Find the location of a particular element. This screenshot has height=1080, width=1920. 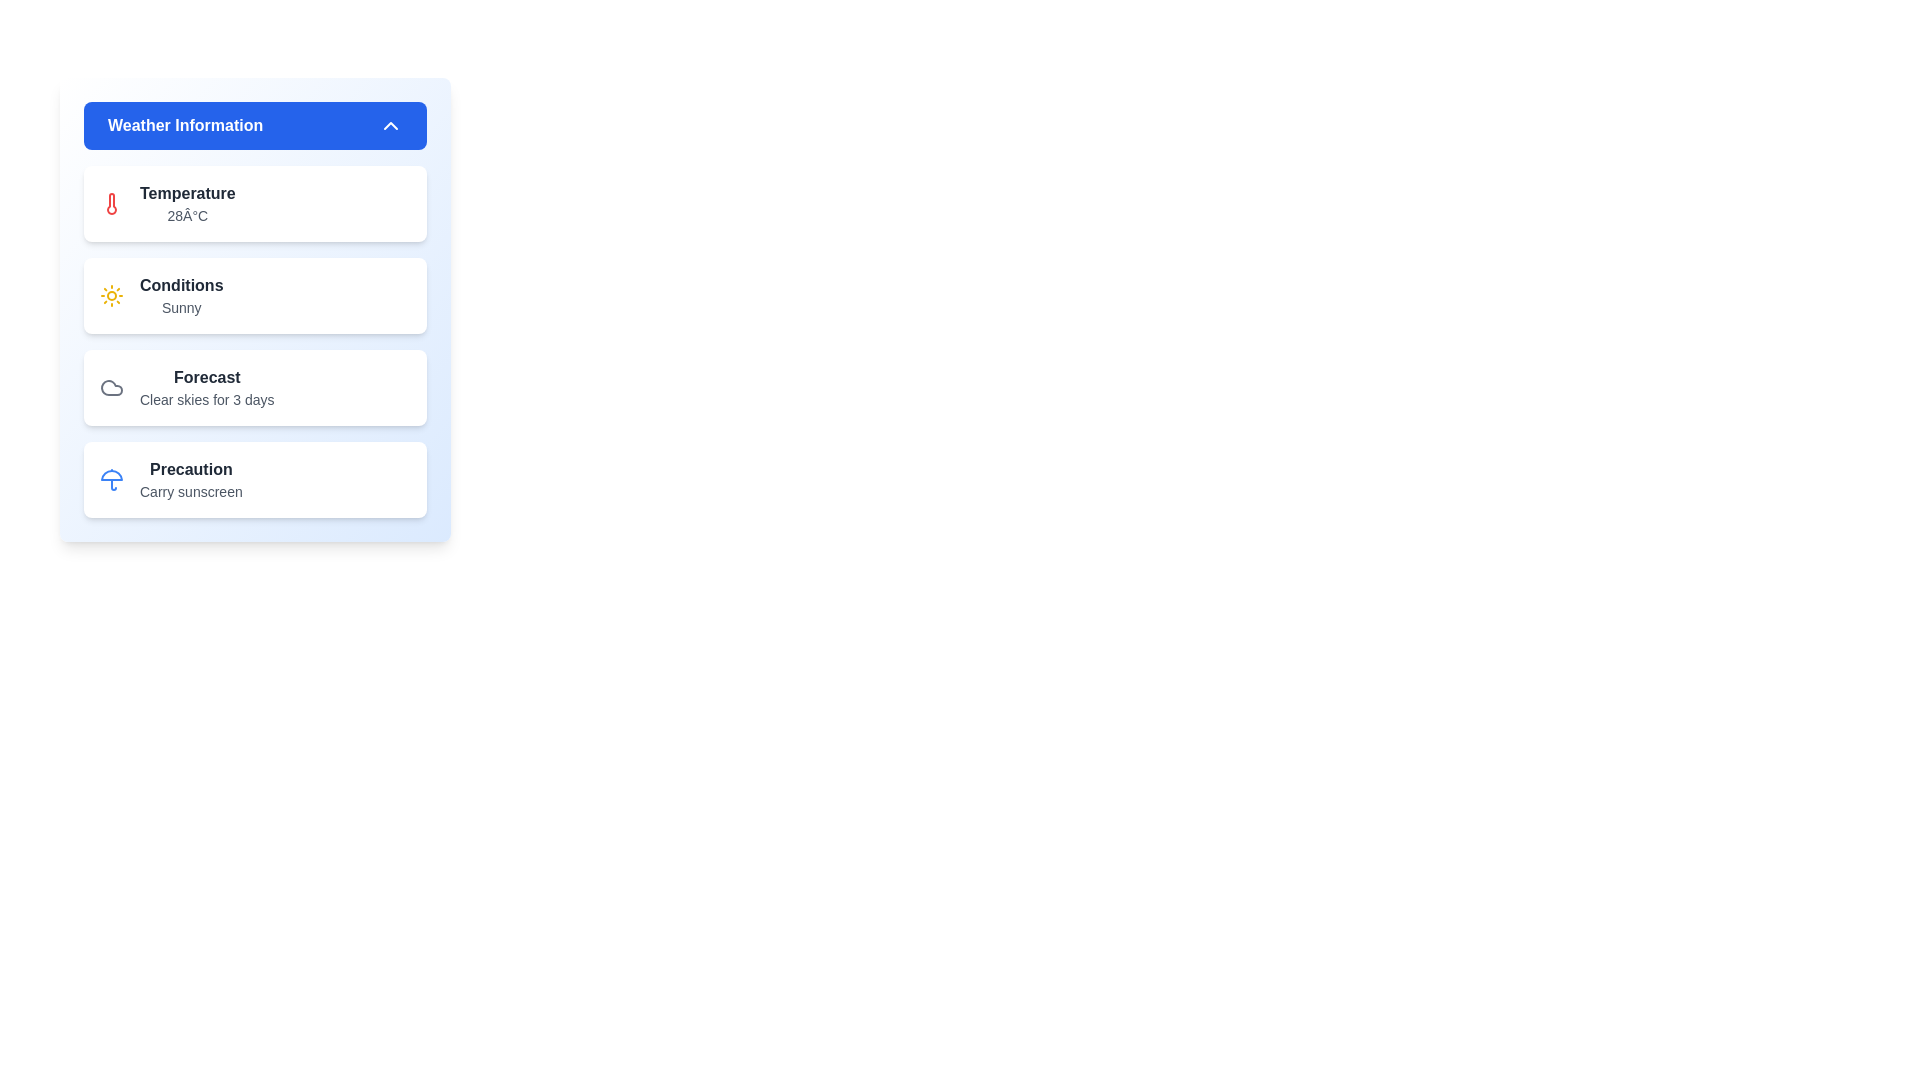

the Text Label providing precautionary information related to weather conditions, located directly below the 'Precaution' header in the fourth section of the 'Weather Information' card is located at coordinates (191, 492).